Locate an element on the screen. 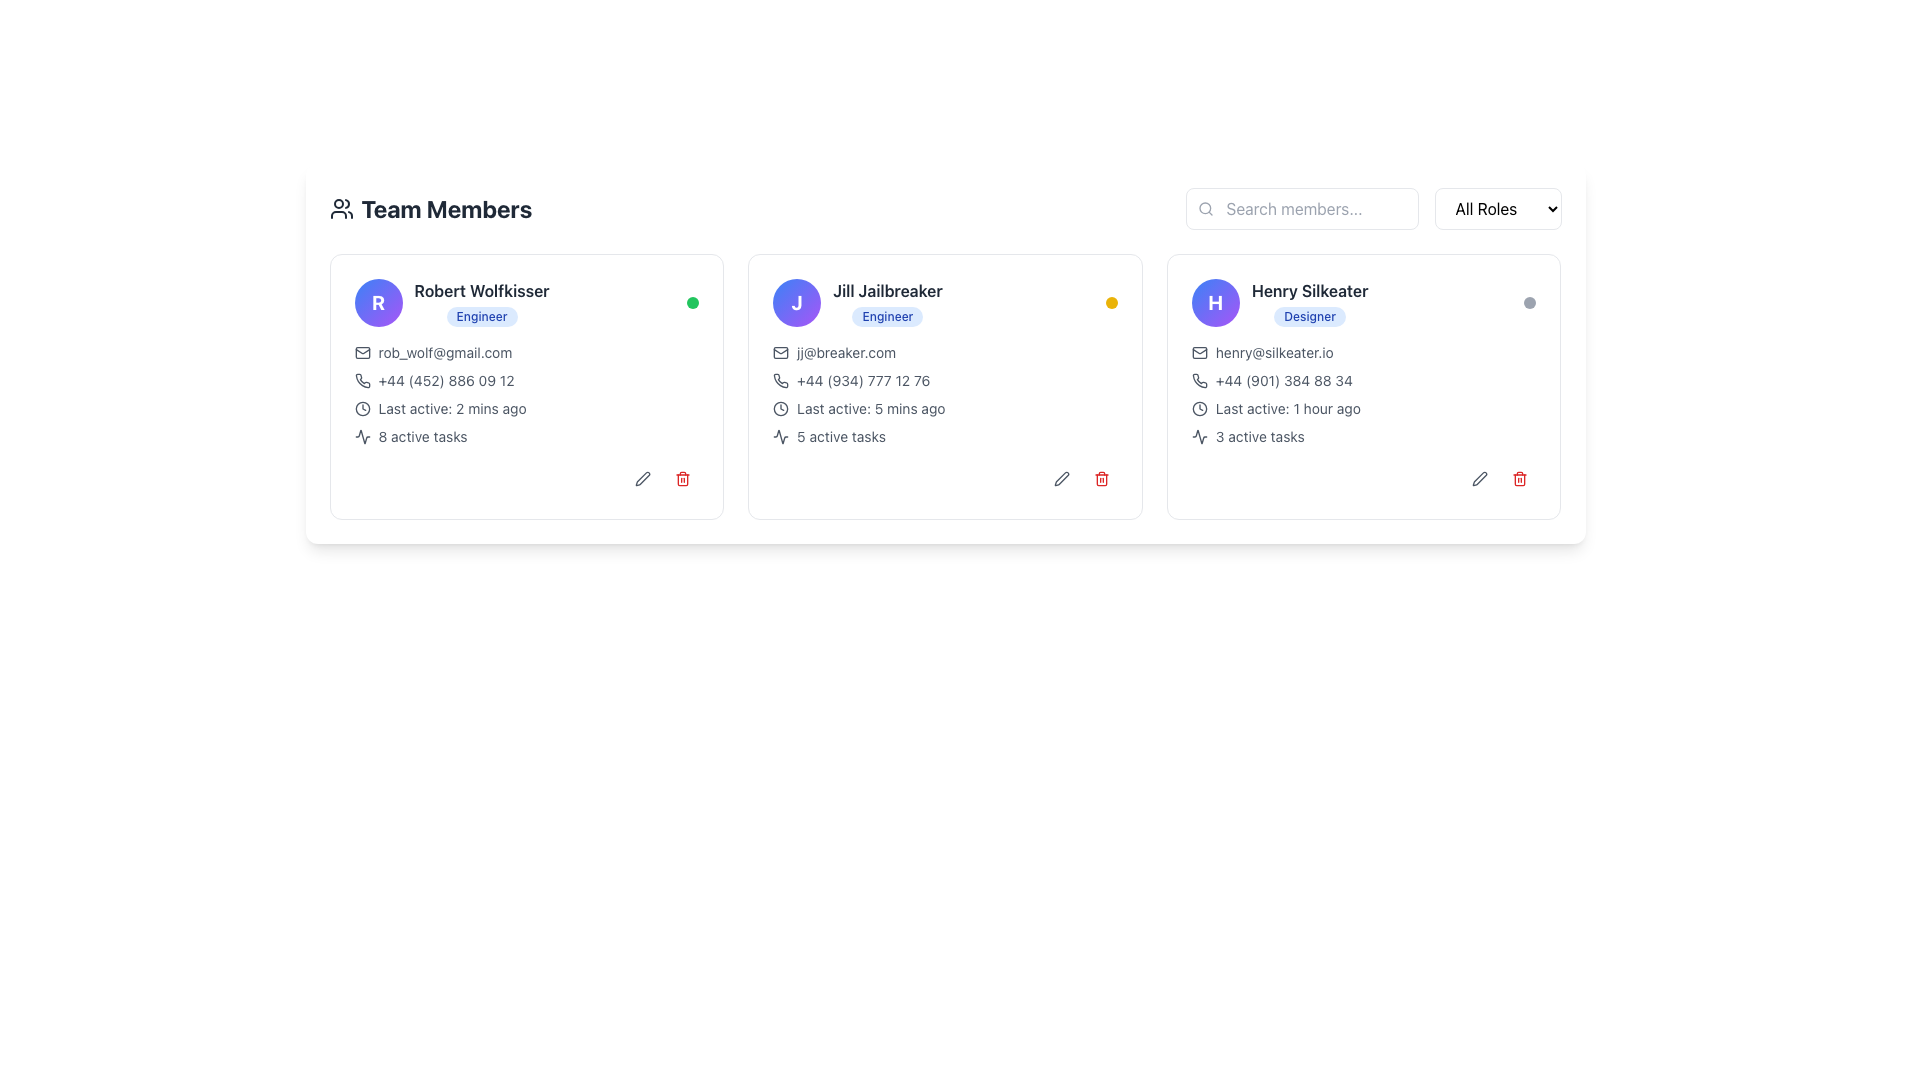 This screenshot has width=1920, height=1080. the phone number indicator icon located in the first user card is located at coordinates (362, 381).